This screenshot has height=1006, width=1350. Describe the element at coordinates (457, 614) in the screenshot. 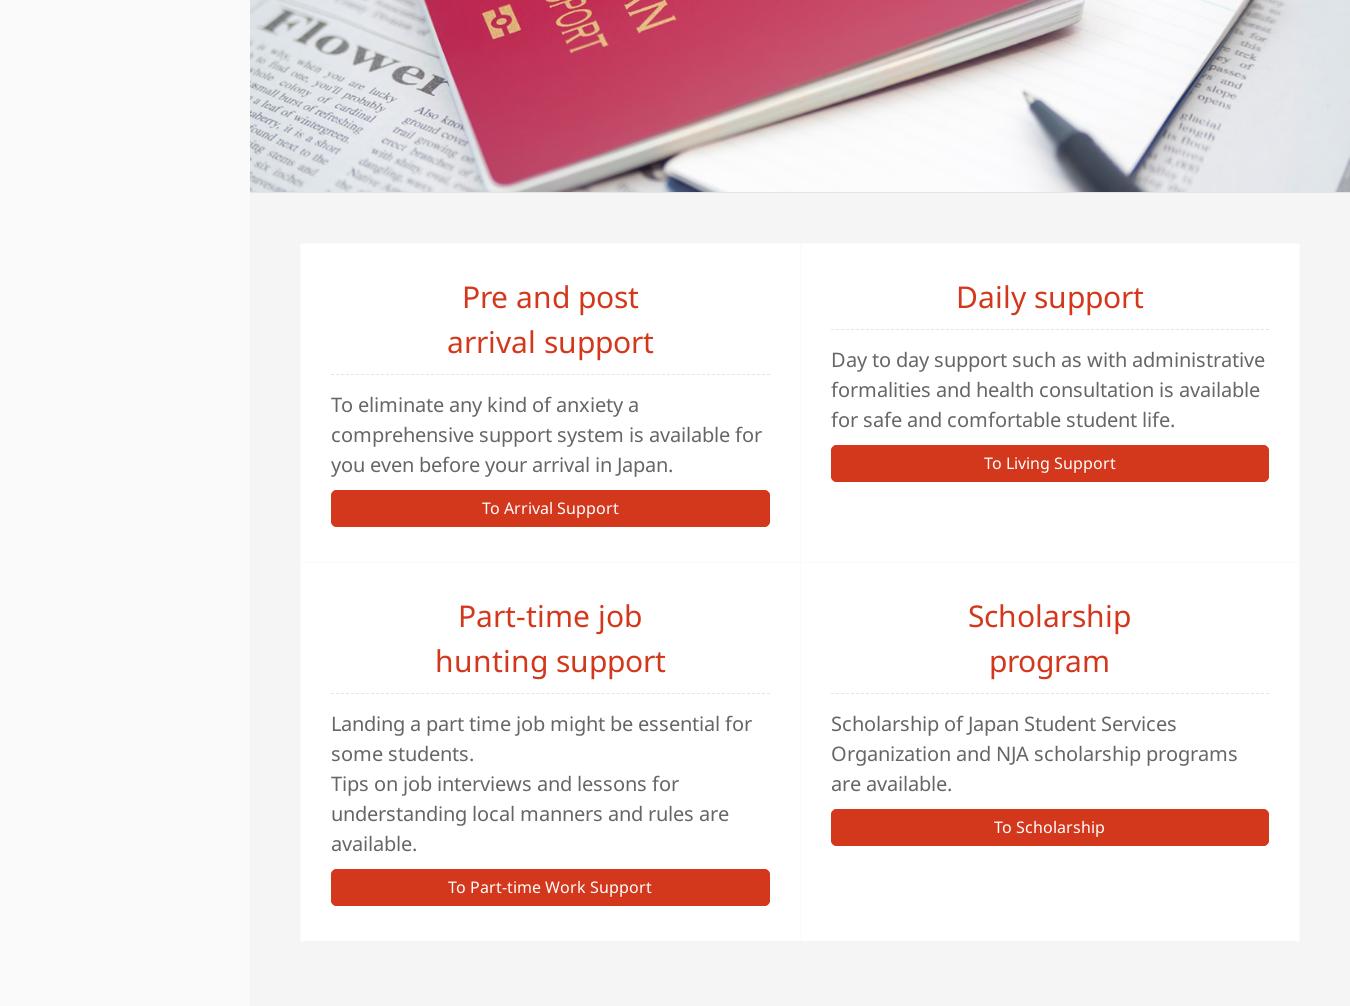

I see `'Part-time job'` at that location.